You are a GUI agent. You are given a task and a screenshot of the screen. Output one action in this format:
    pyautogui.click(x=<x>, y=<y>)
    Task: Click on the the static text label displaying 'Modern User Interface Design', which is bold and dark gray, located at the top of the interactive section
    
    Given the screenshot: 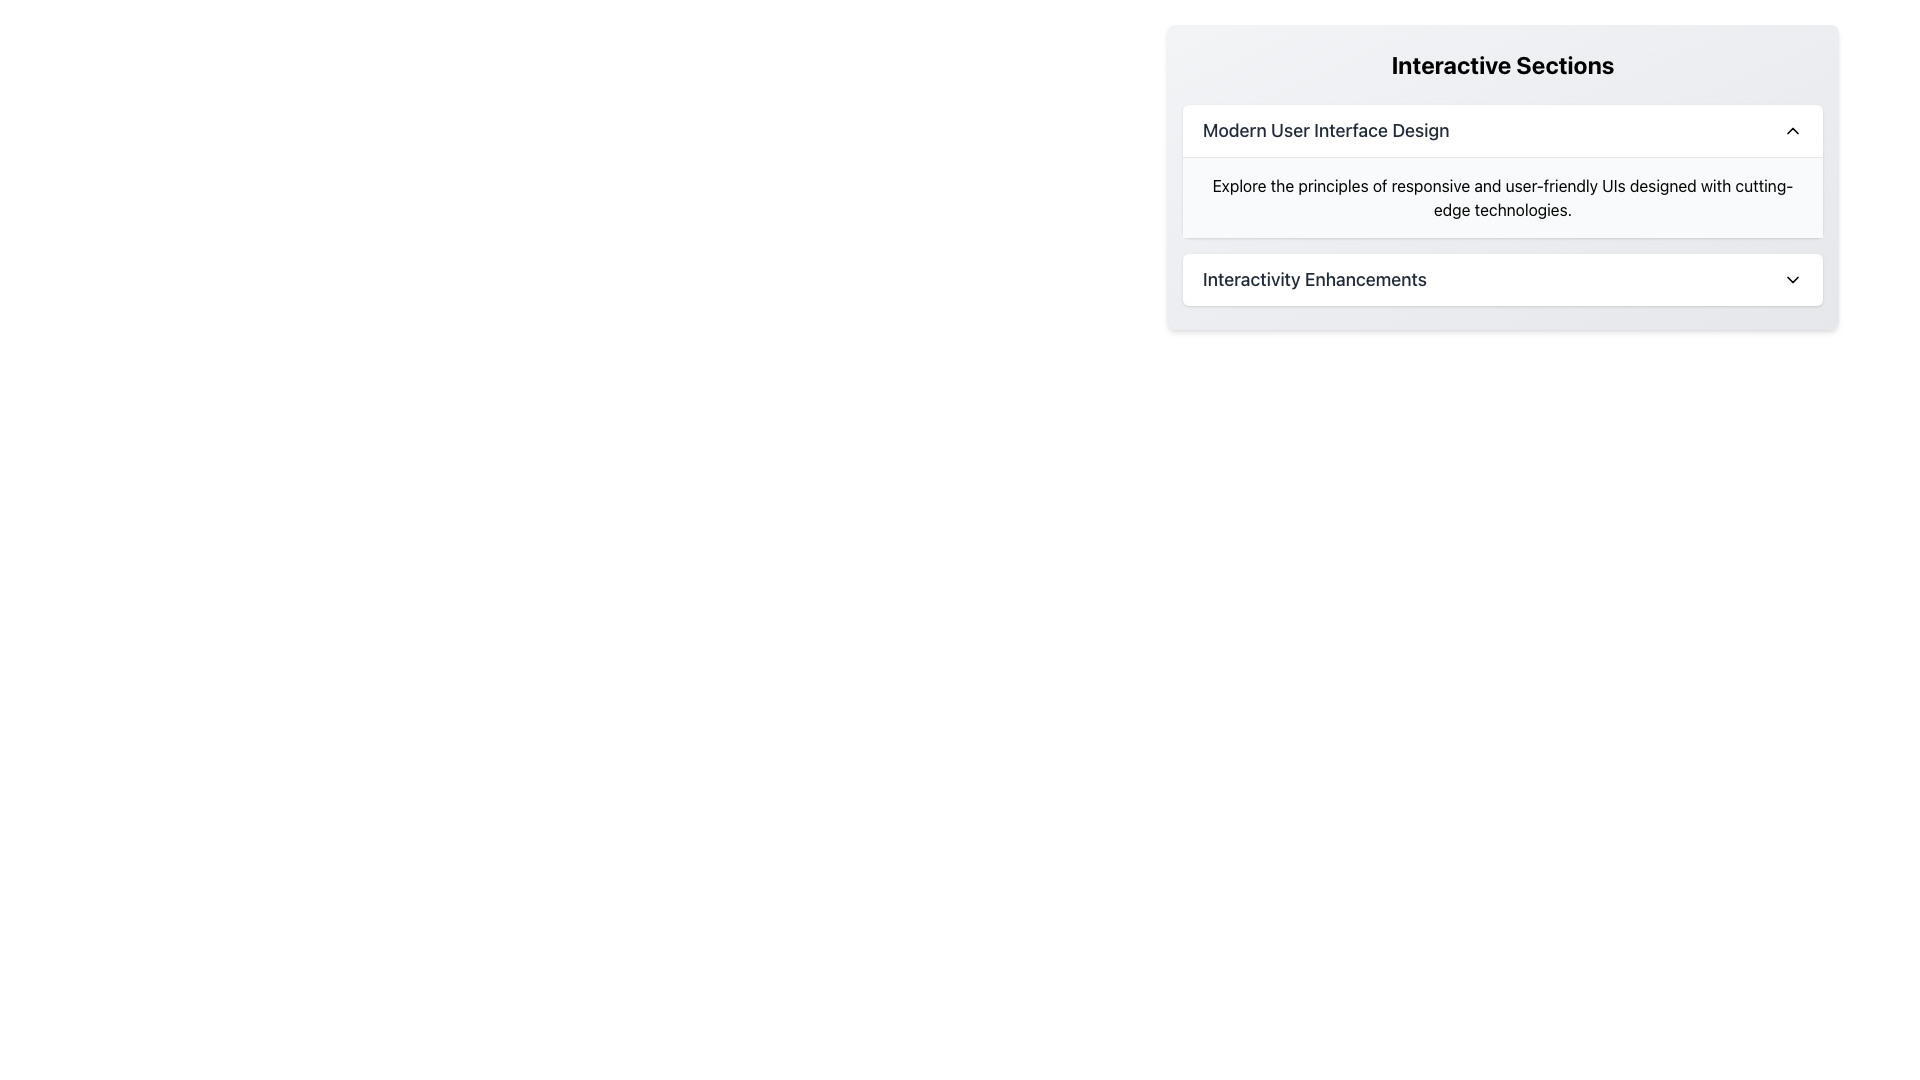 What is the action you would take?
    pyautogui.click(x=1326, y=131)
    